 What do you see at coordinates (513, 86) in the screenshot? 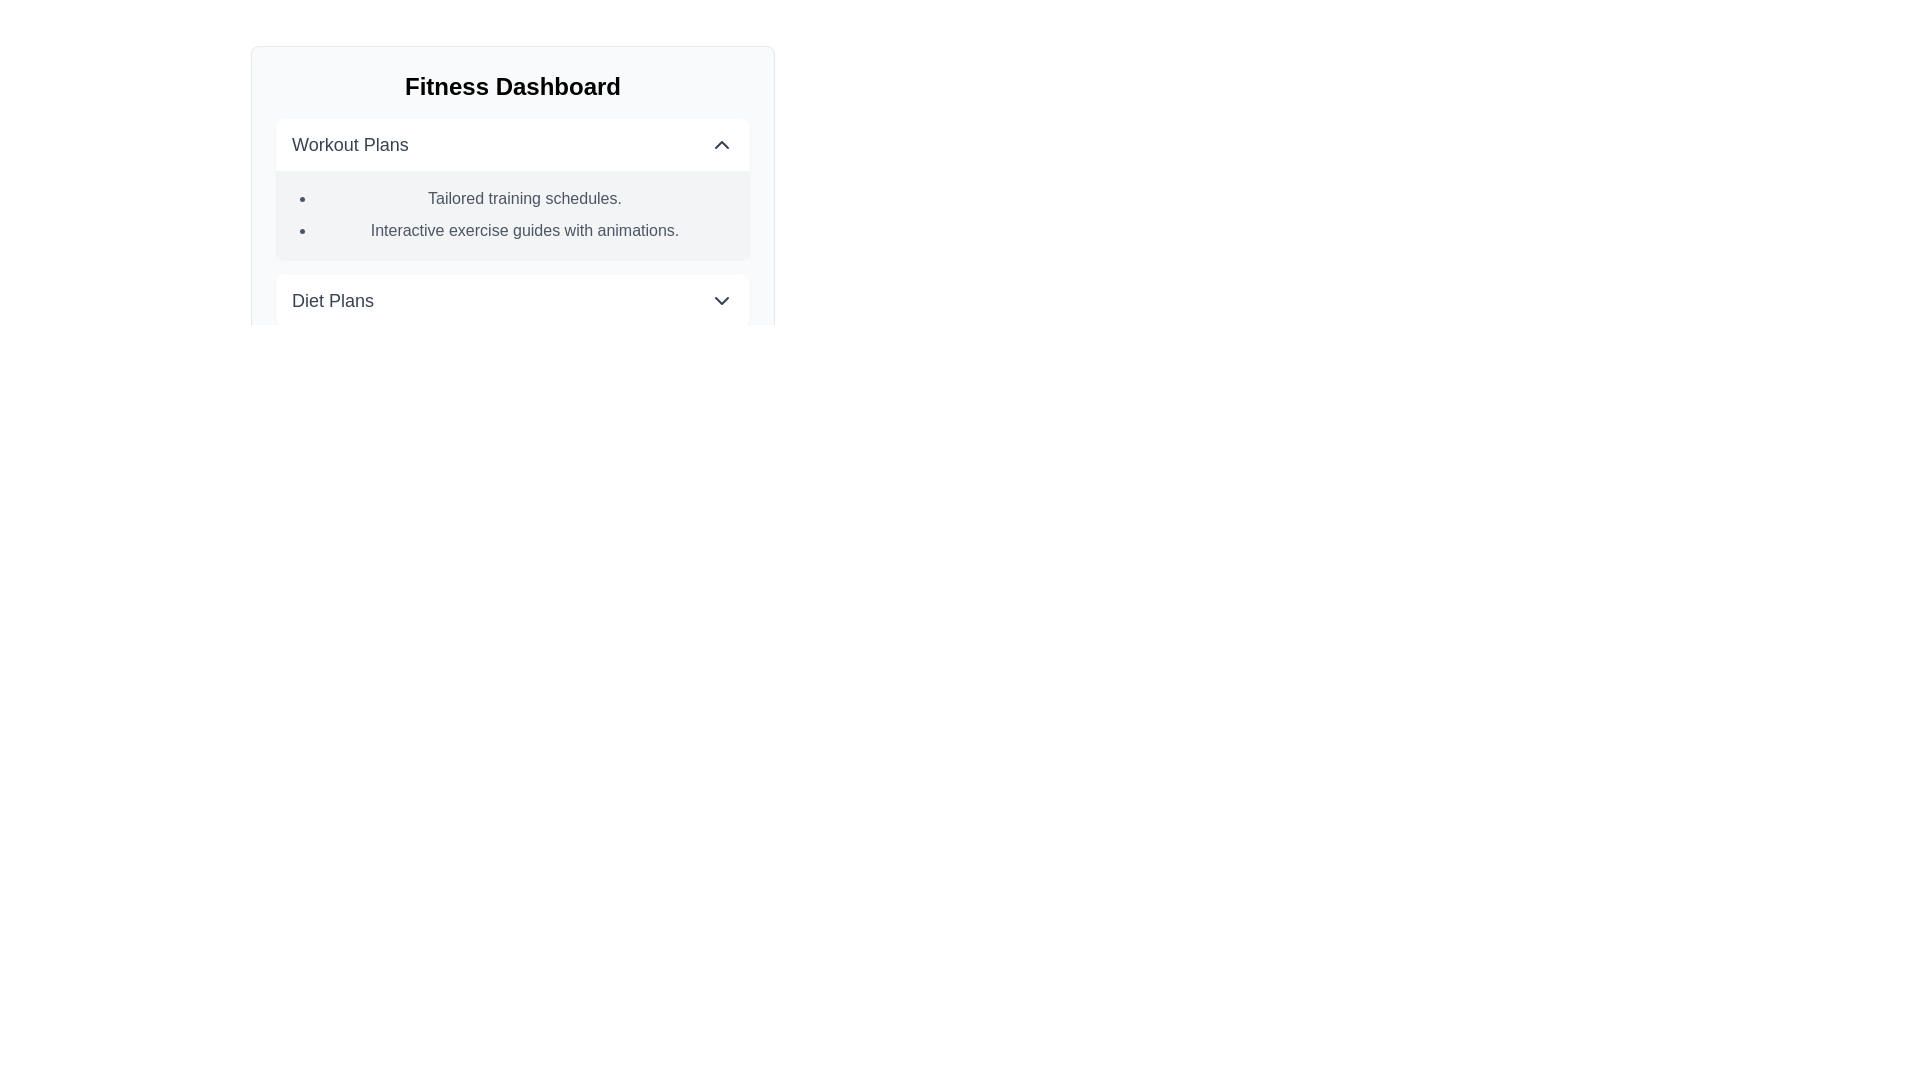
I see `text label that displays 'Fitness Dashboard', which is a prominent heading at the top-center of the dashboard section` at bounding box center [513, 86].